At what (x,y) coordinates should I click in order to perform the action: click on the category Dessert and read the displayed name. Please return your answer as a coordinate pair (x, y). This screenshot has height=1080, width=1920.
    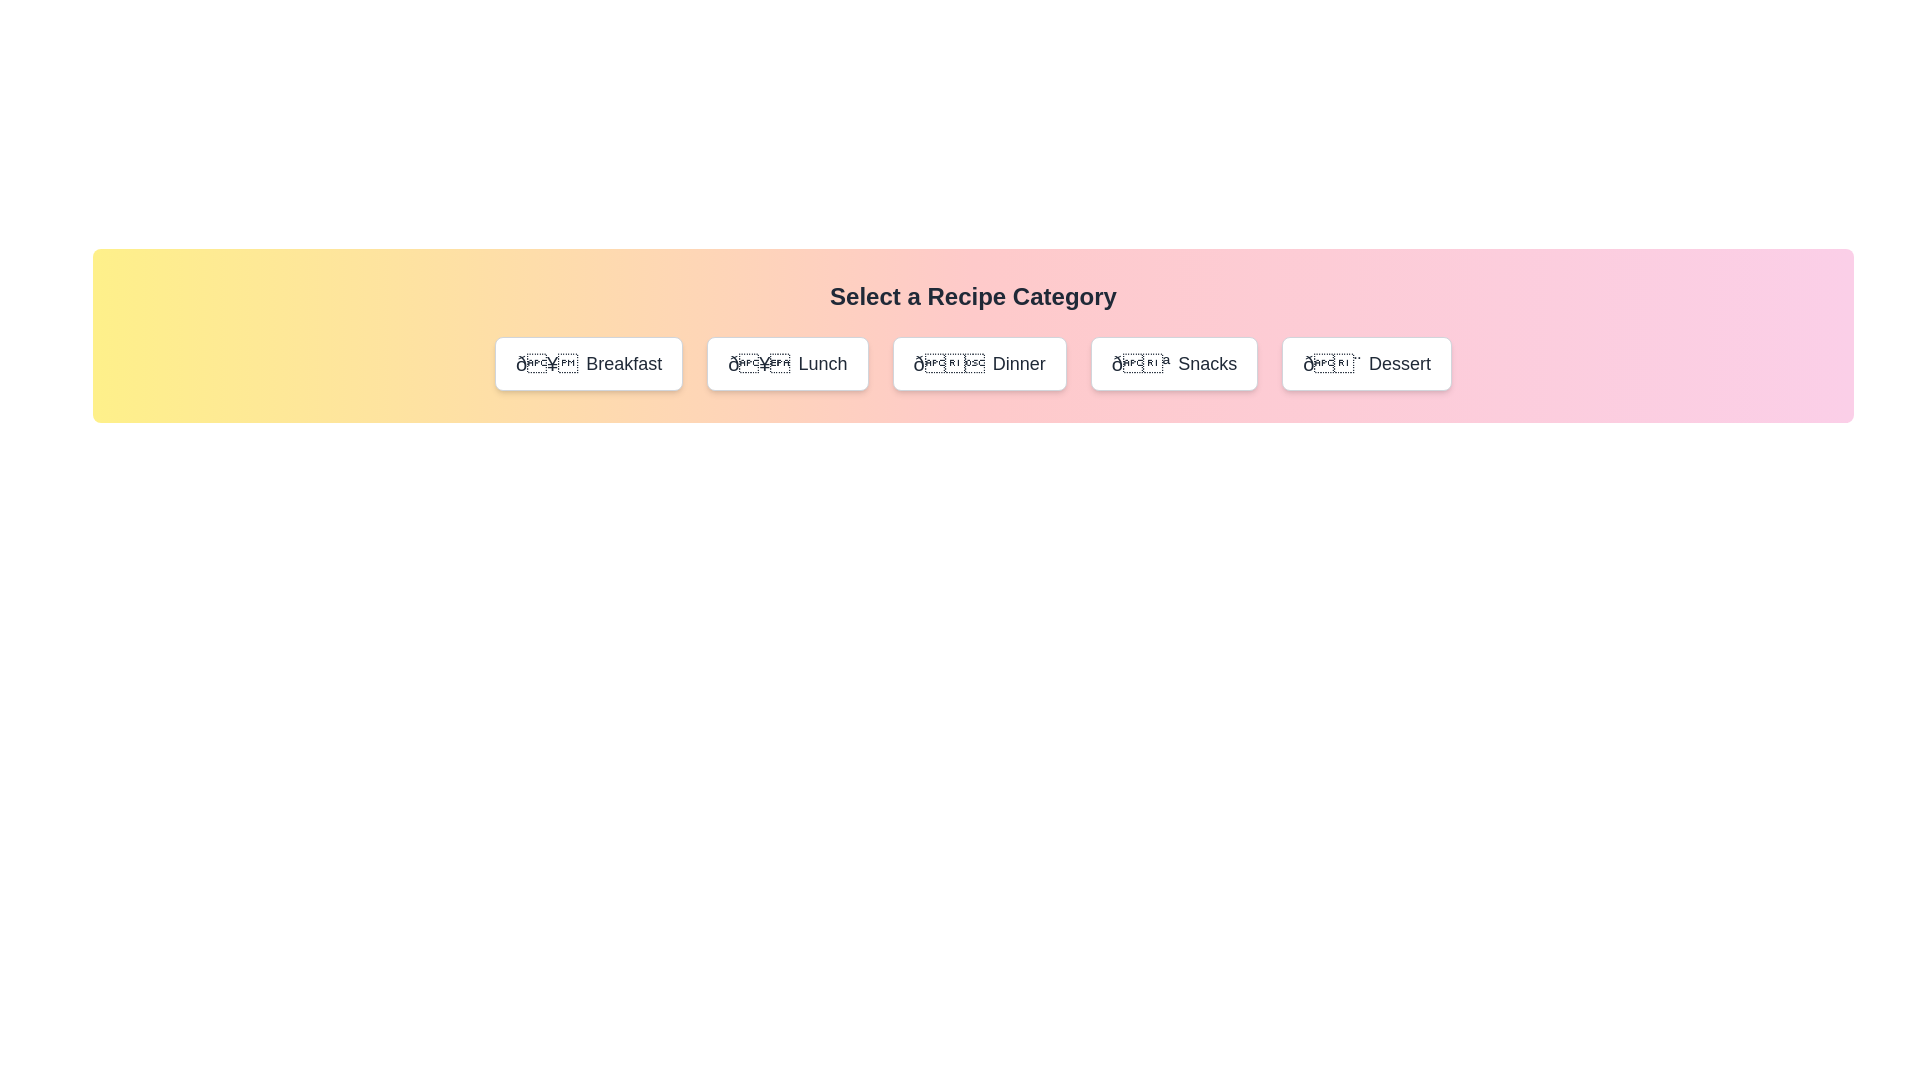
    Looking at the image, I should click on (1366, 363).